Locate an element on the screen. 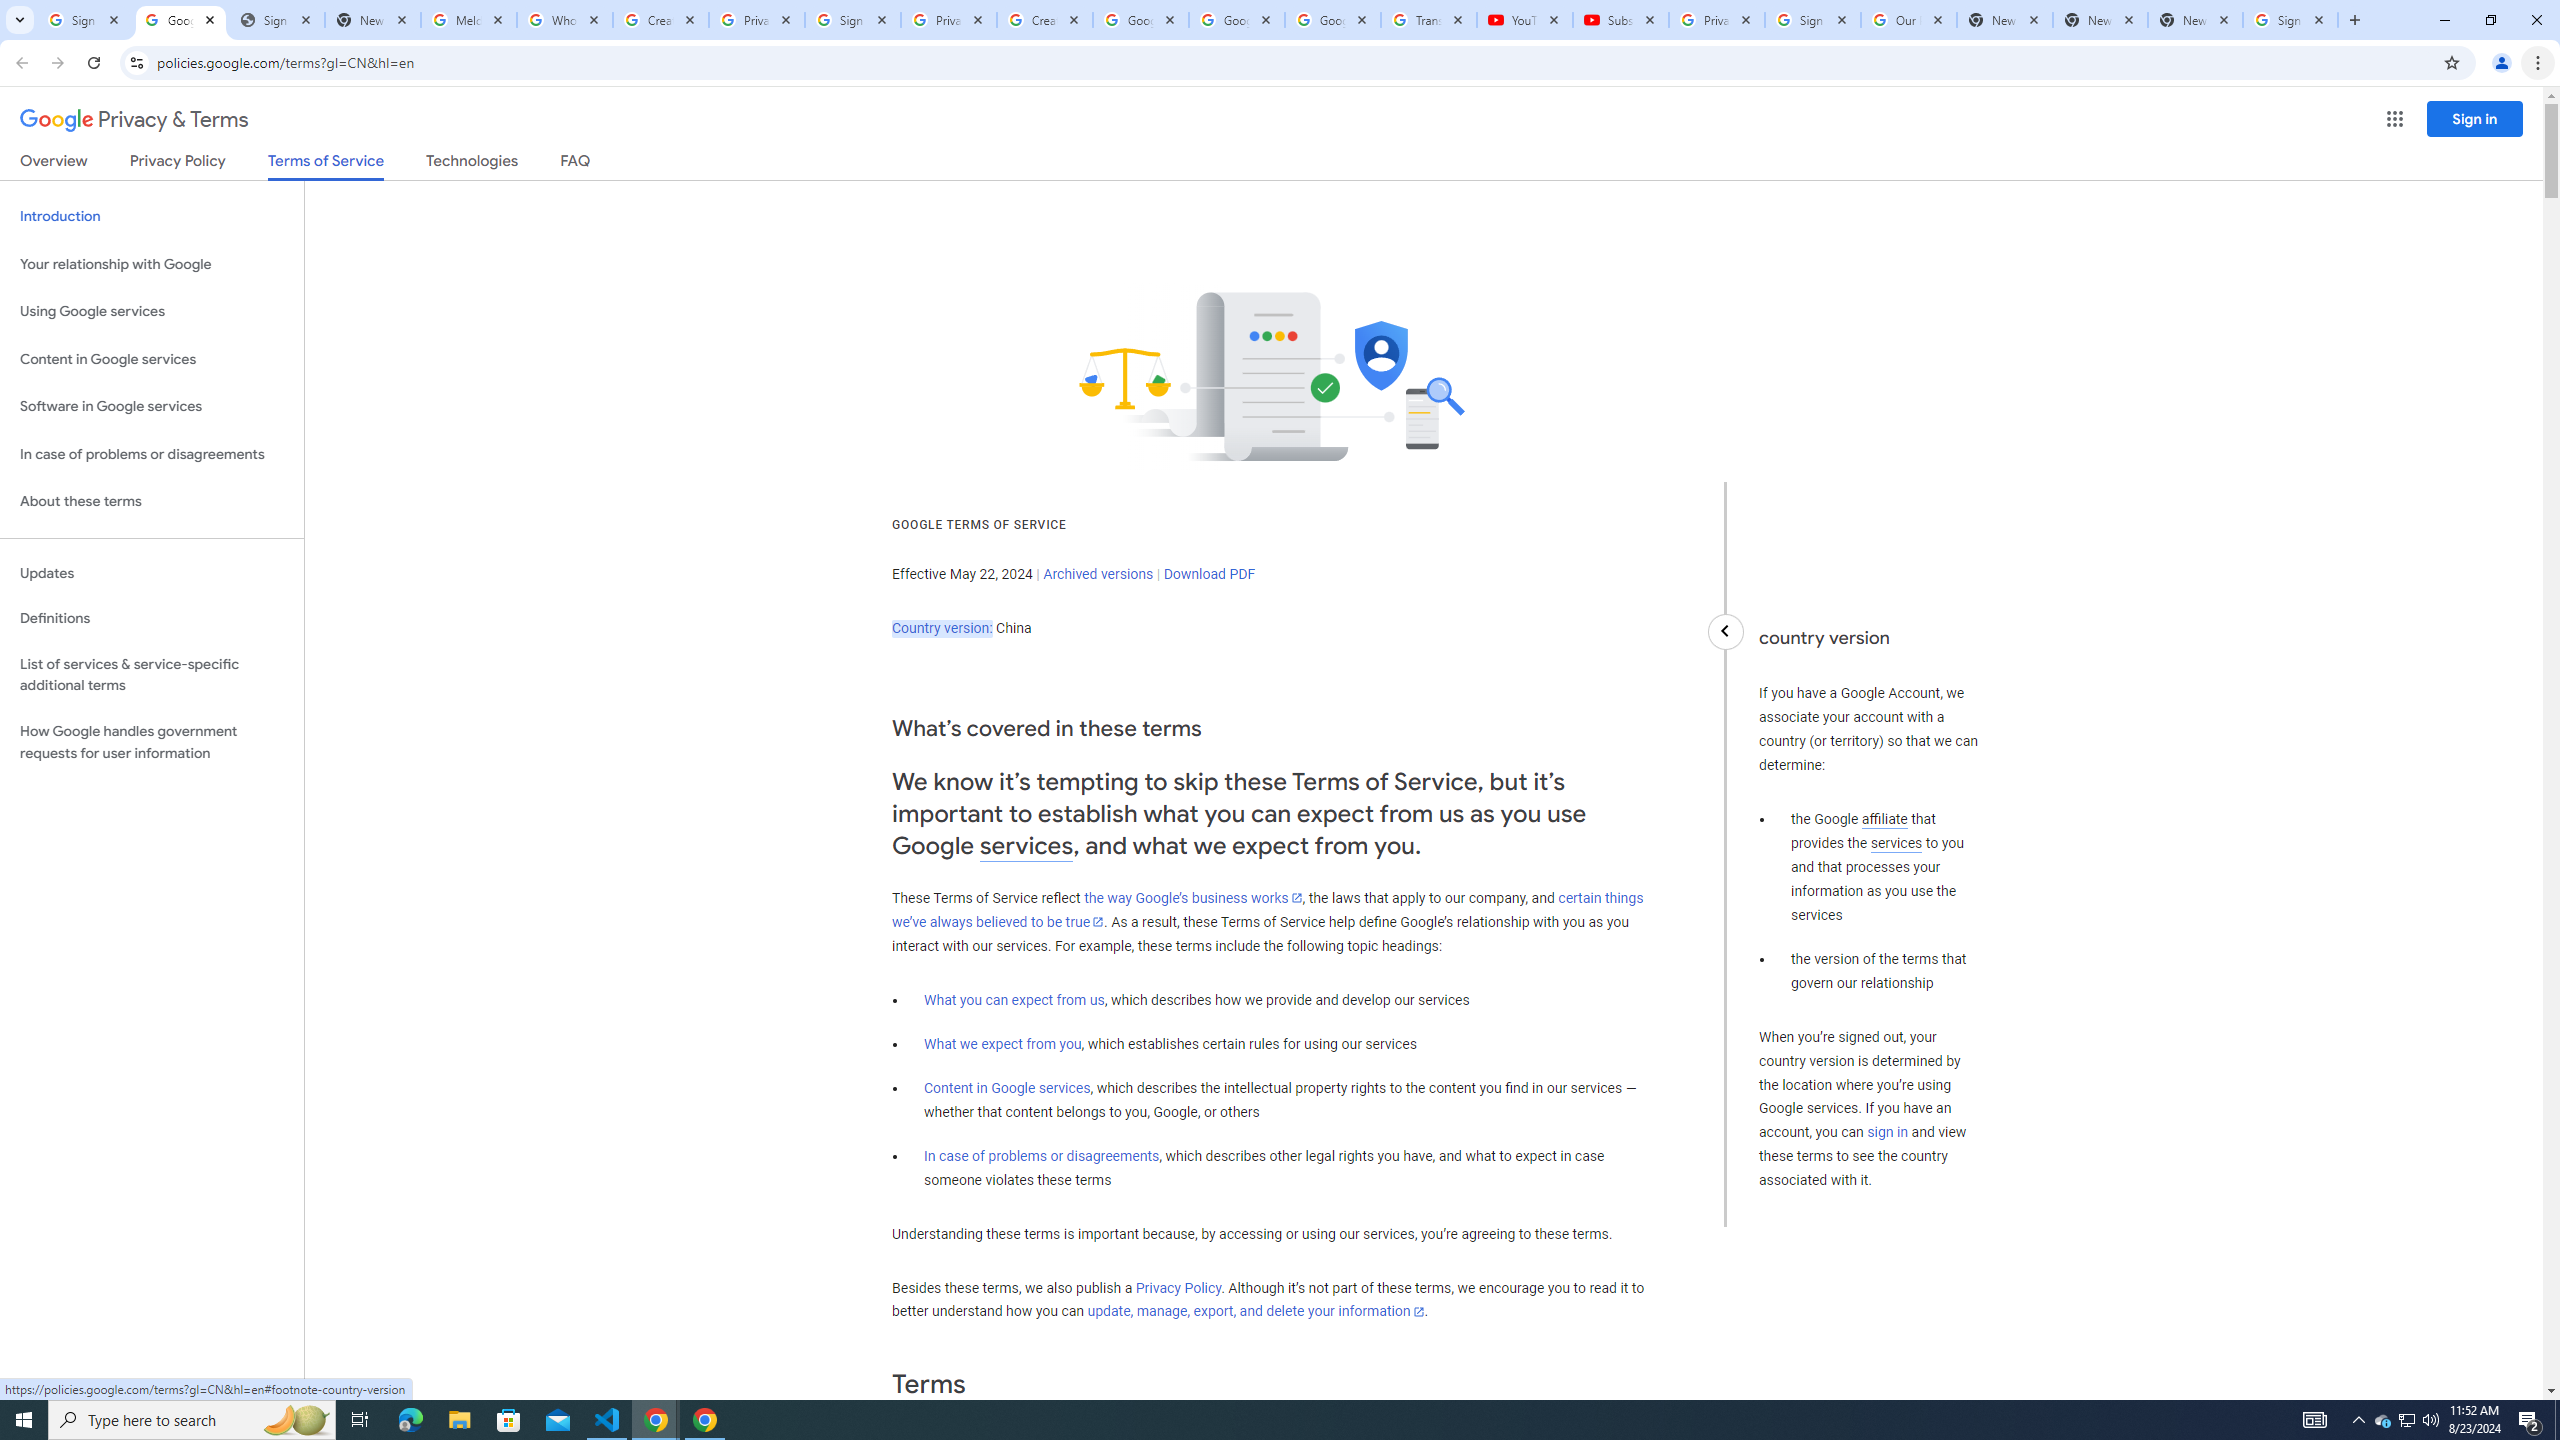  'Introduction' is located at coordinates (151, 215).